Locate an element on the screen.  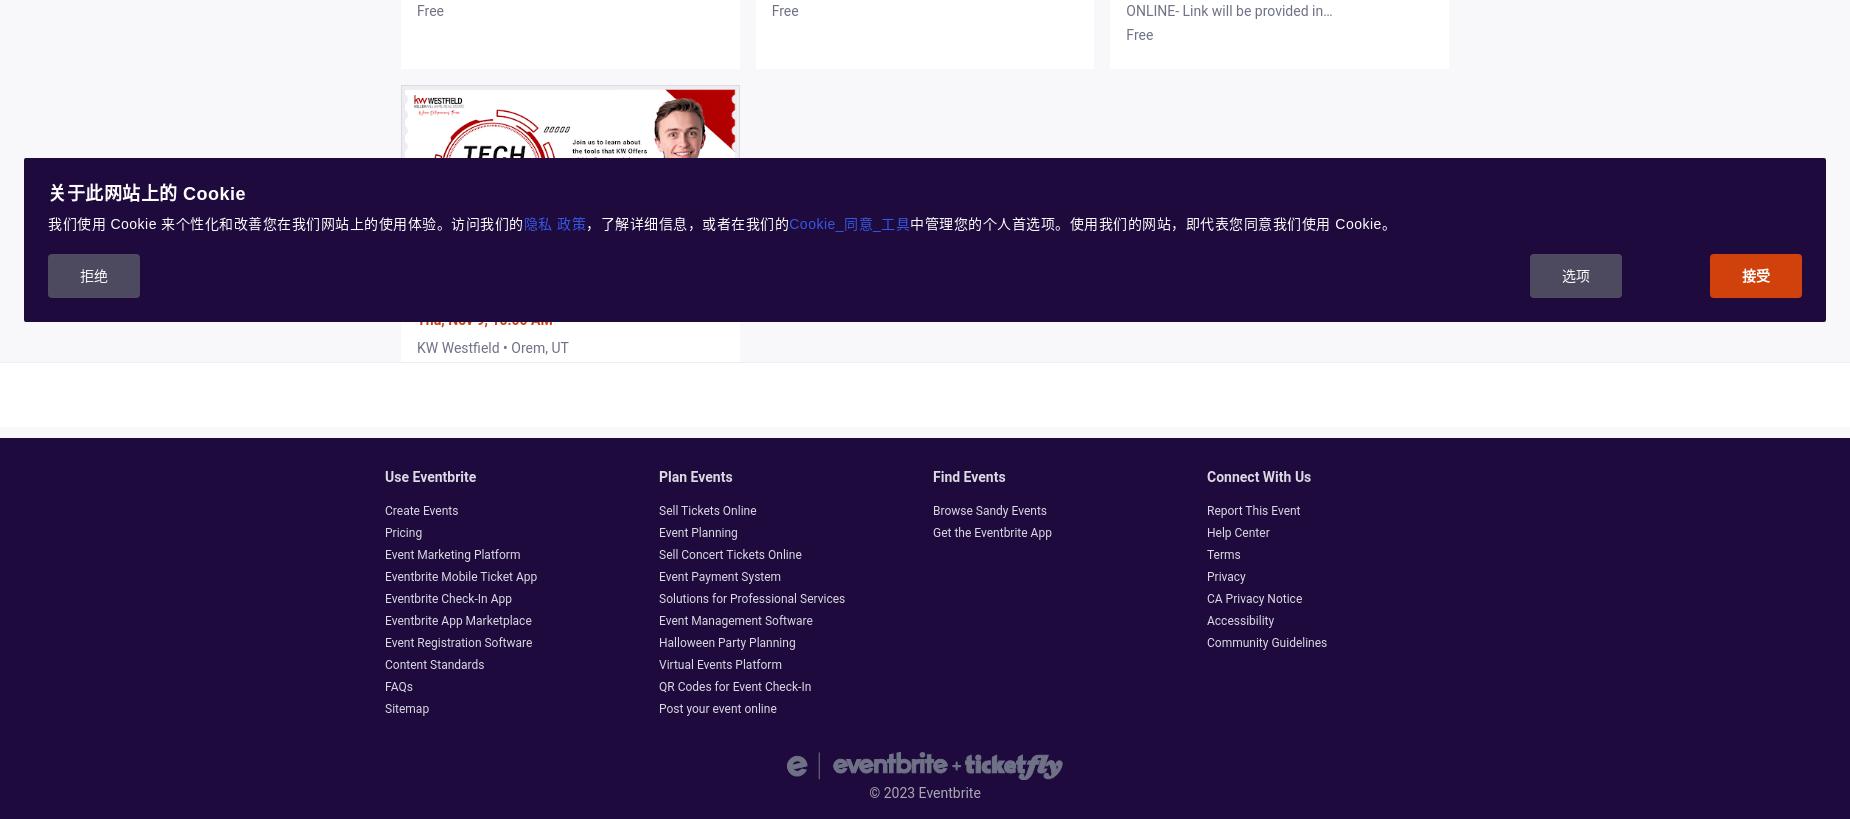
'Event Marketing Platform' is located at coordinates (383, 555).